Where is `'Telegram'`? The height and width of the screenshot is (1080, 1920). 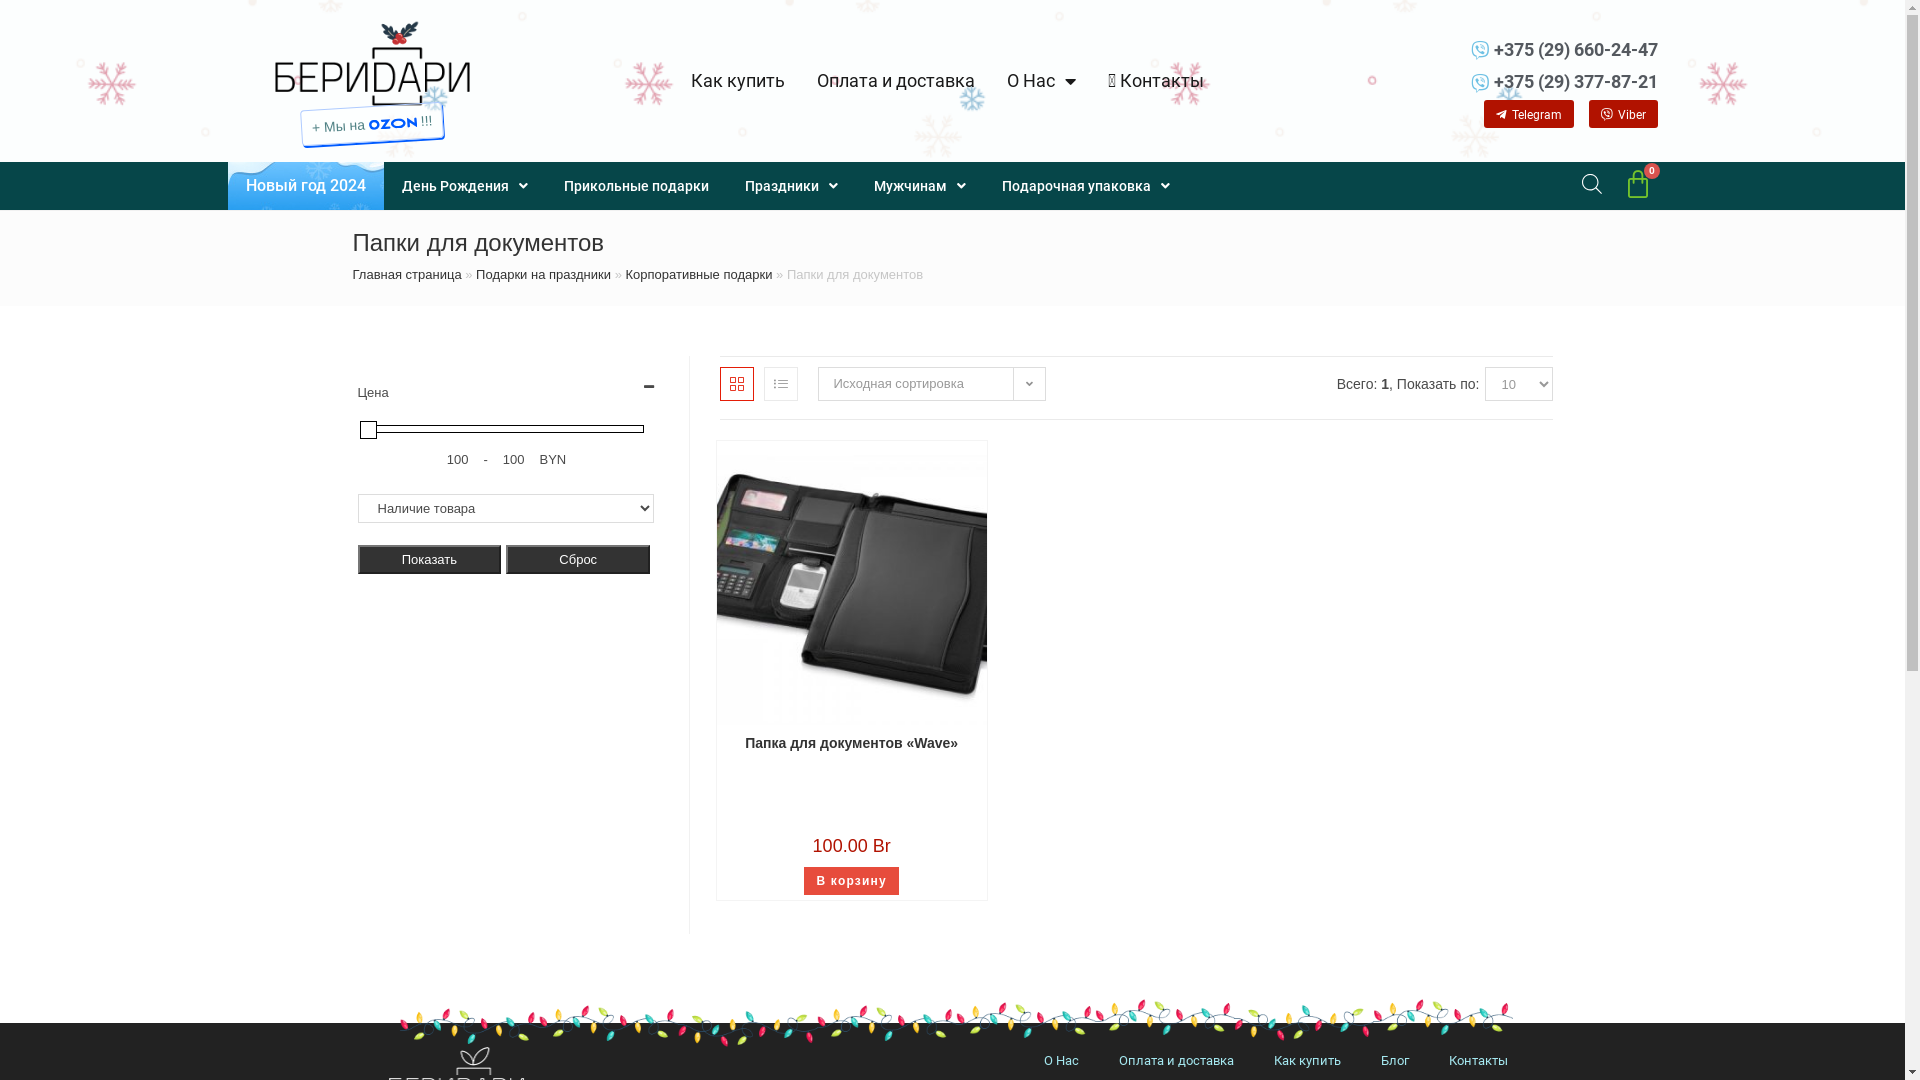
'Telegram' is located at coordinates (1528, 114).